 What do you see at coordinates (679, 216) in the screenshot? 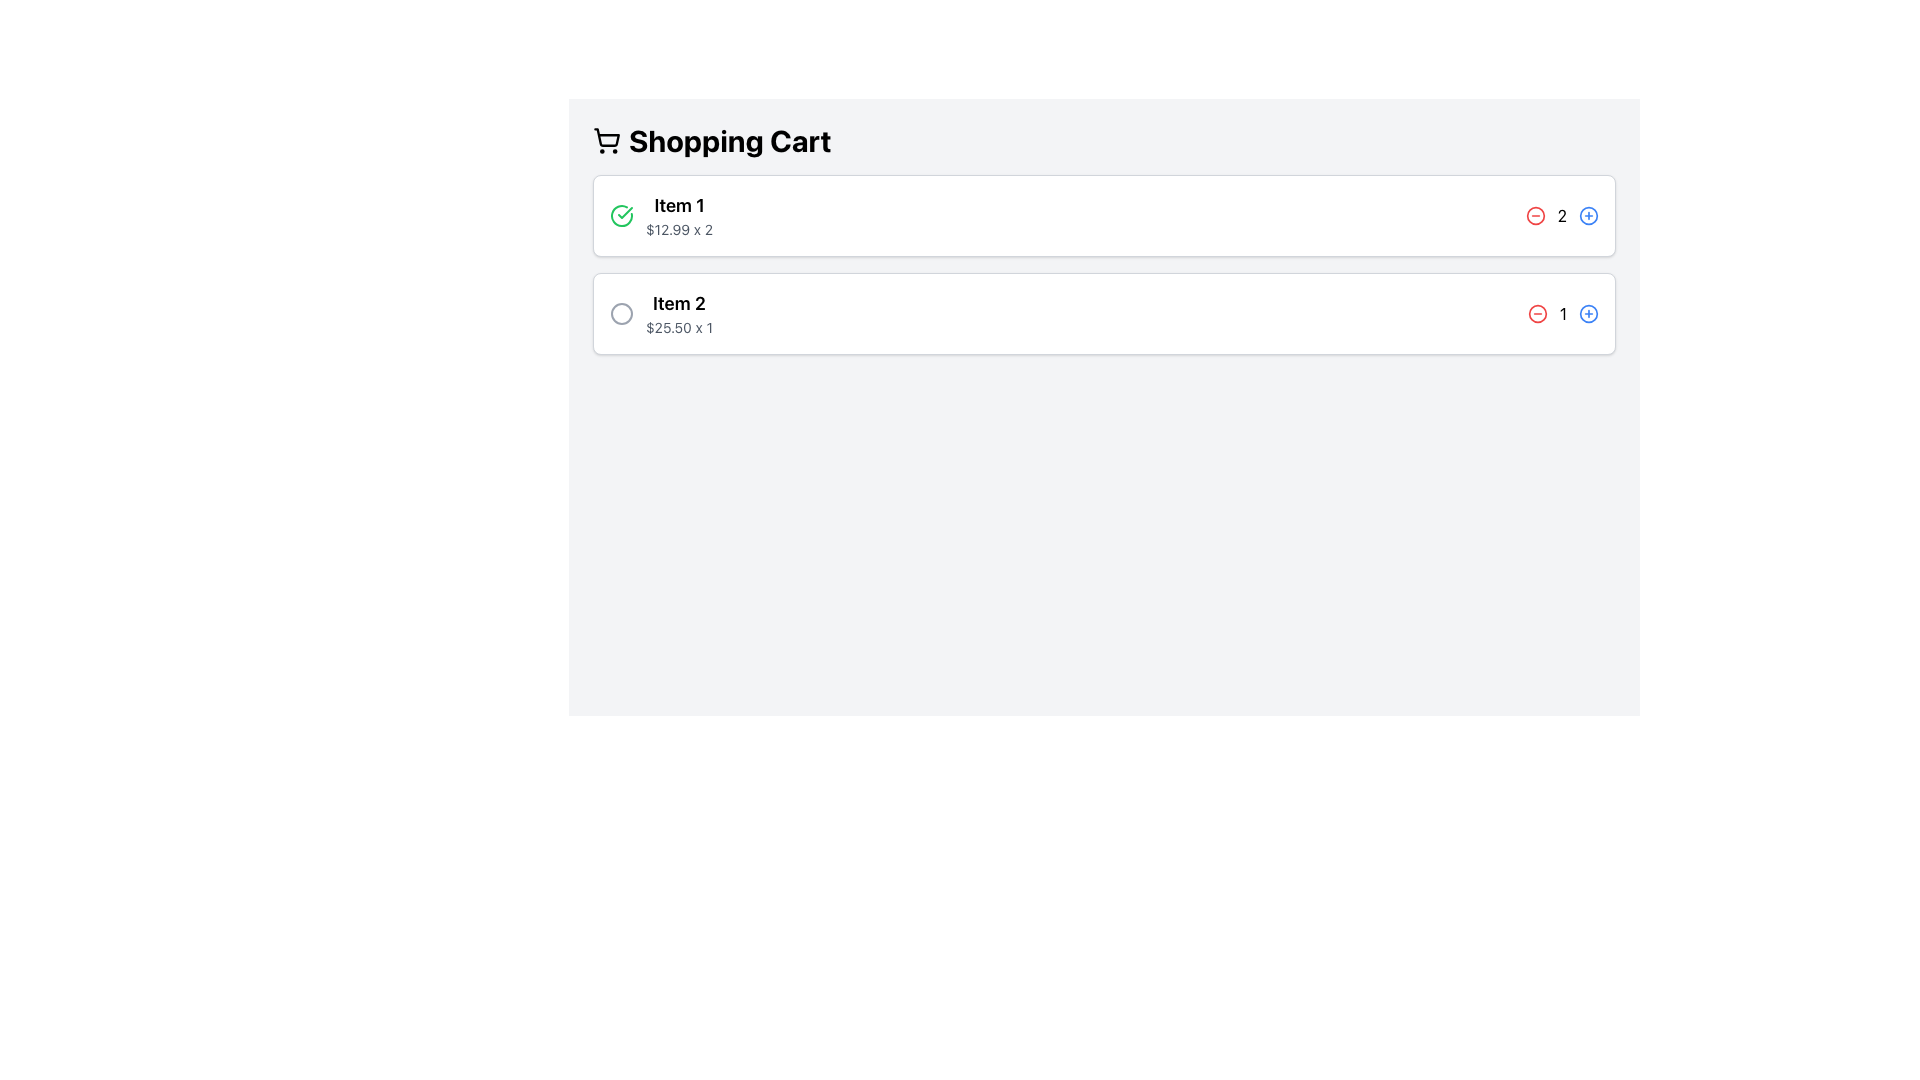
I see `details of the text label containing 'Item 1' with details '$12.99 x 2' in the shopping cart interface` at bounding box center [679, 216].